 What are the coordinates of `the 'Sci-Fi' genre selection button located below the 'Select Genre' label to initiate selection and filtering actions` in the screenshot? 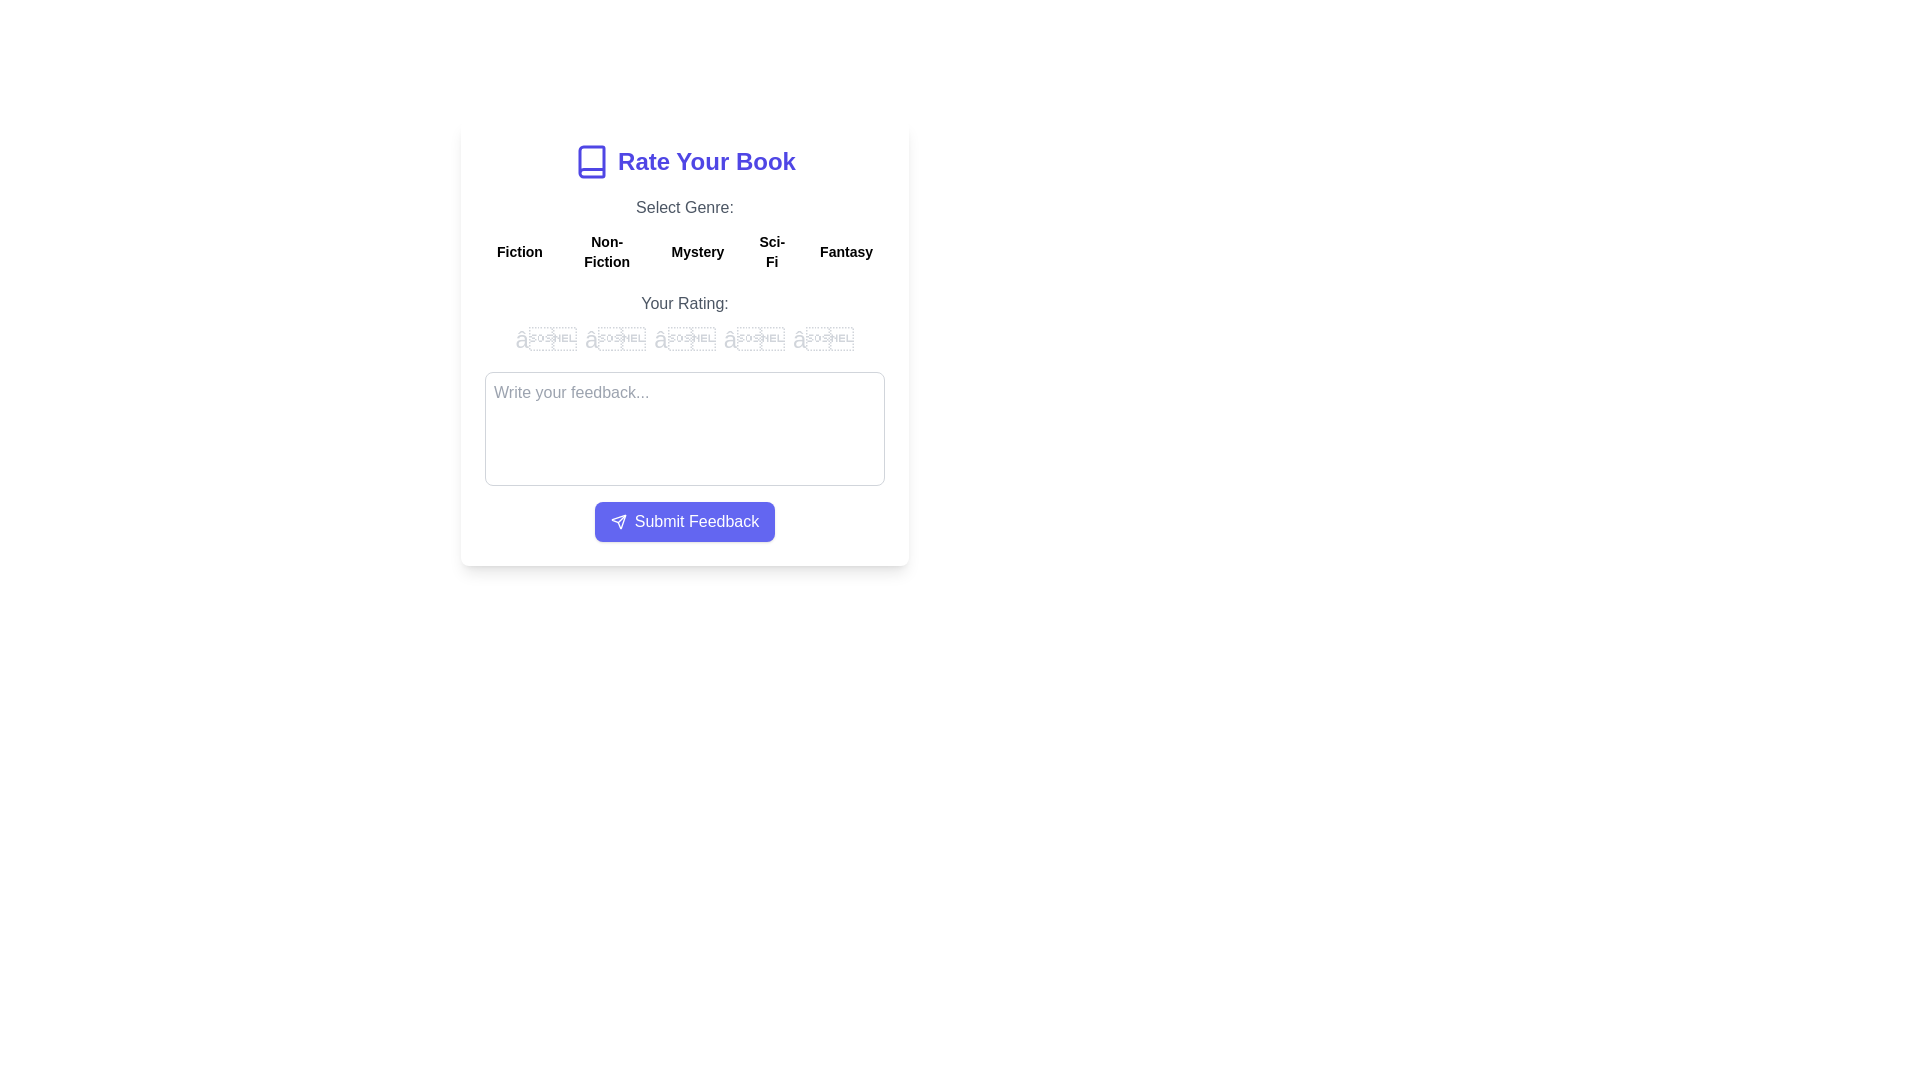 It's located at (771, 250).